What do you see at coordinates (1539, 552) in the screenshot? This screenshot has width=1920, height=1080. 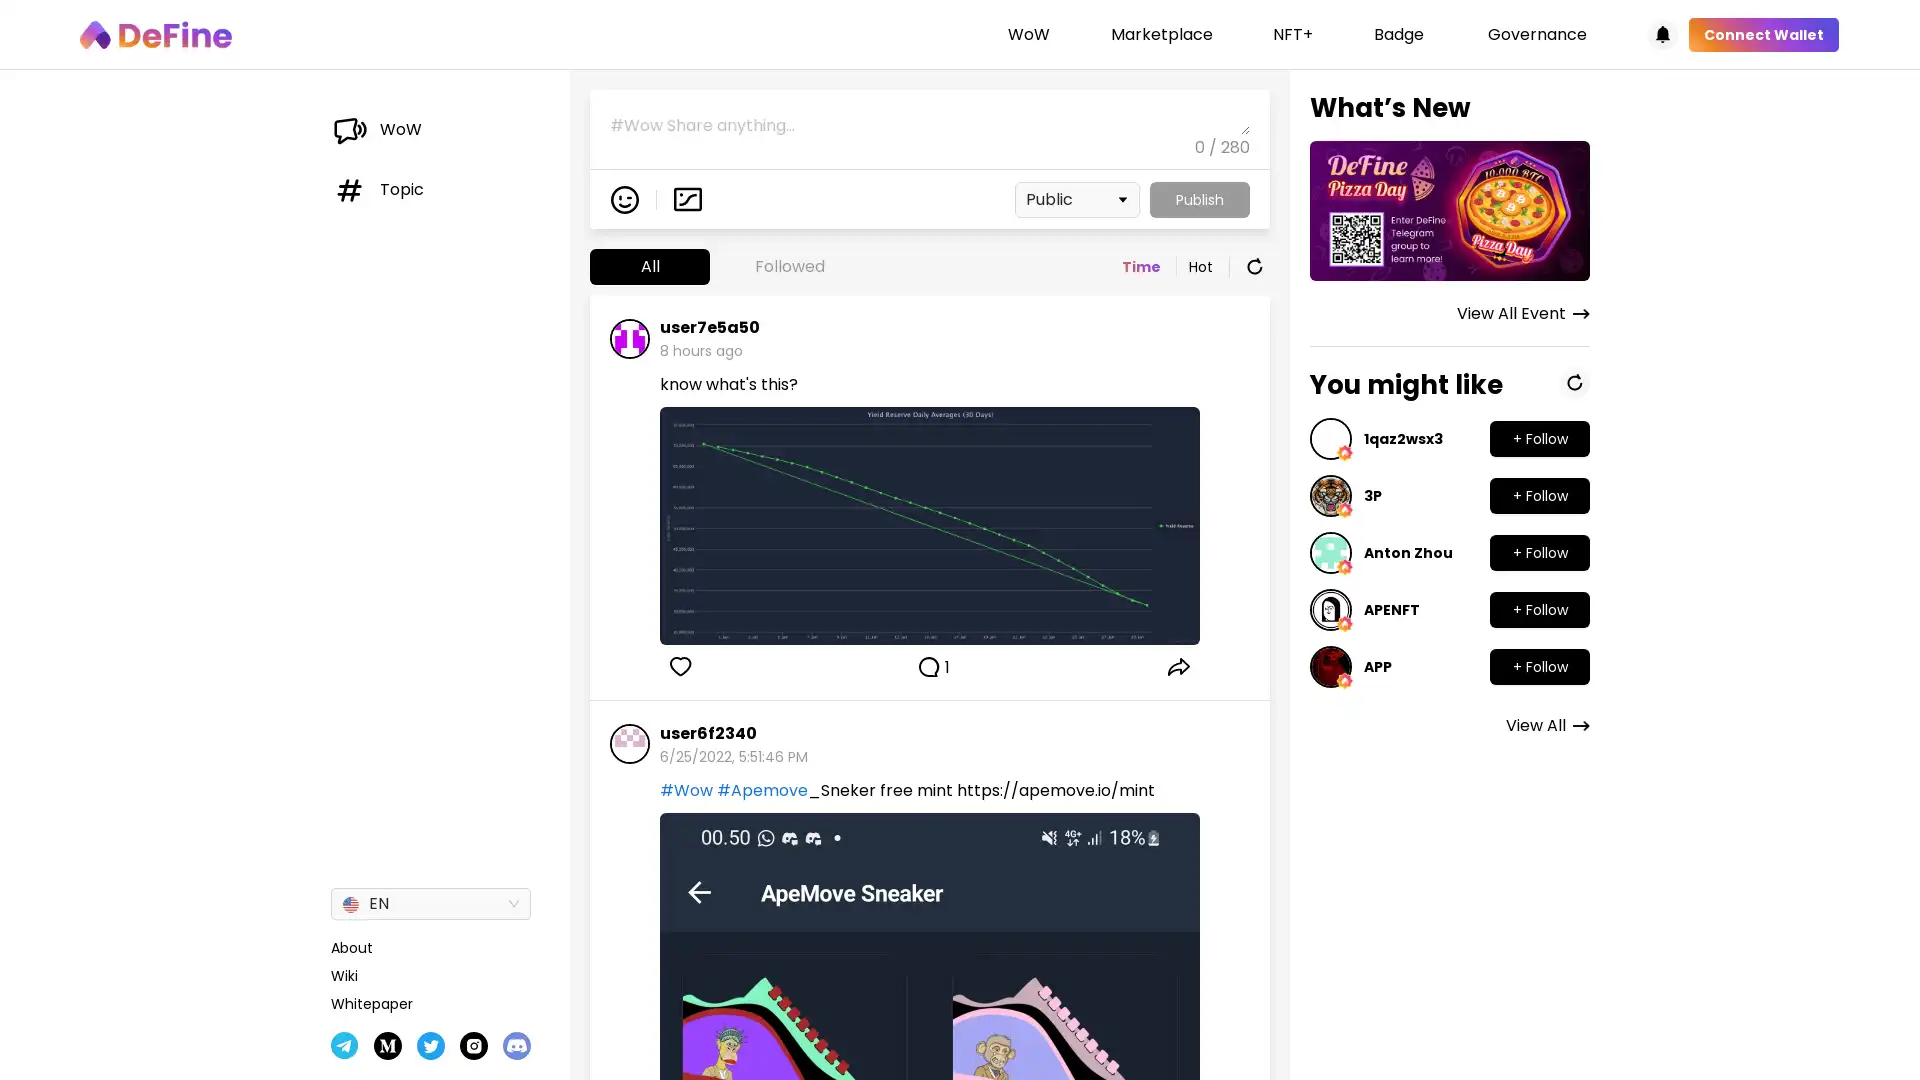 I see `+ Follow` at bounding box center [1539, 552].